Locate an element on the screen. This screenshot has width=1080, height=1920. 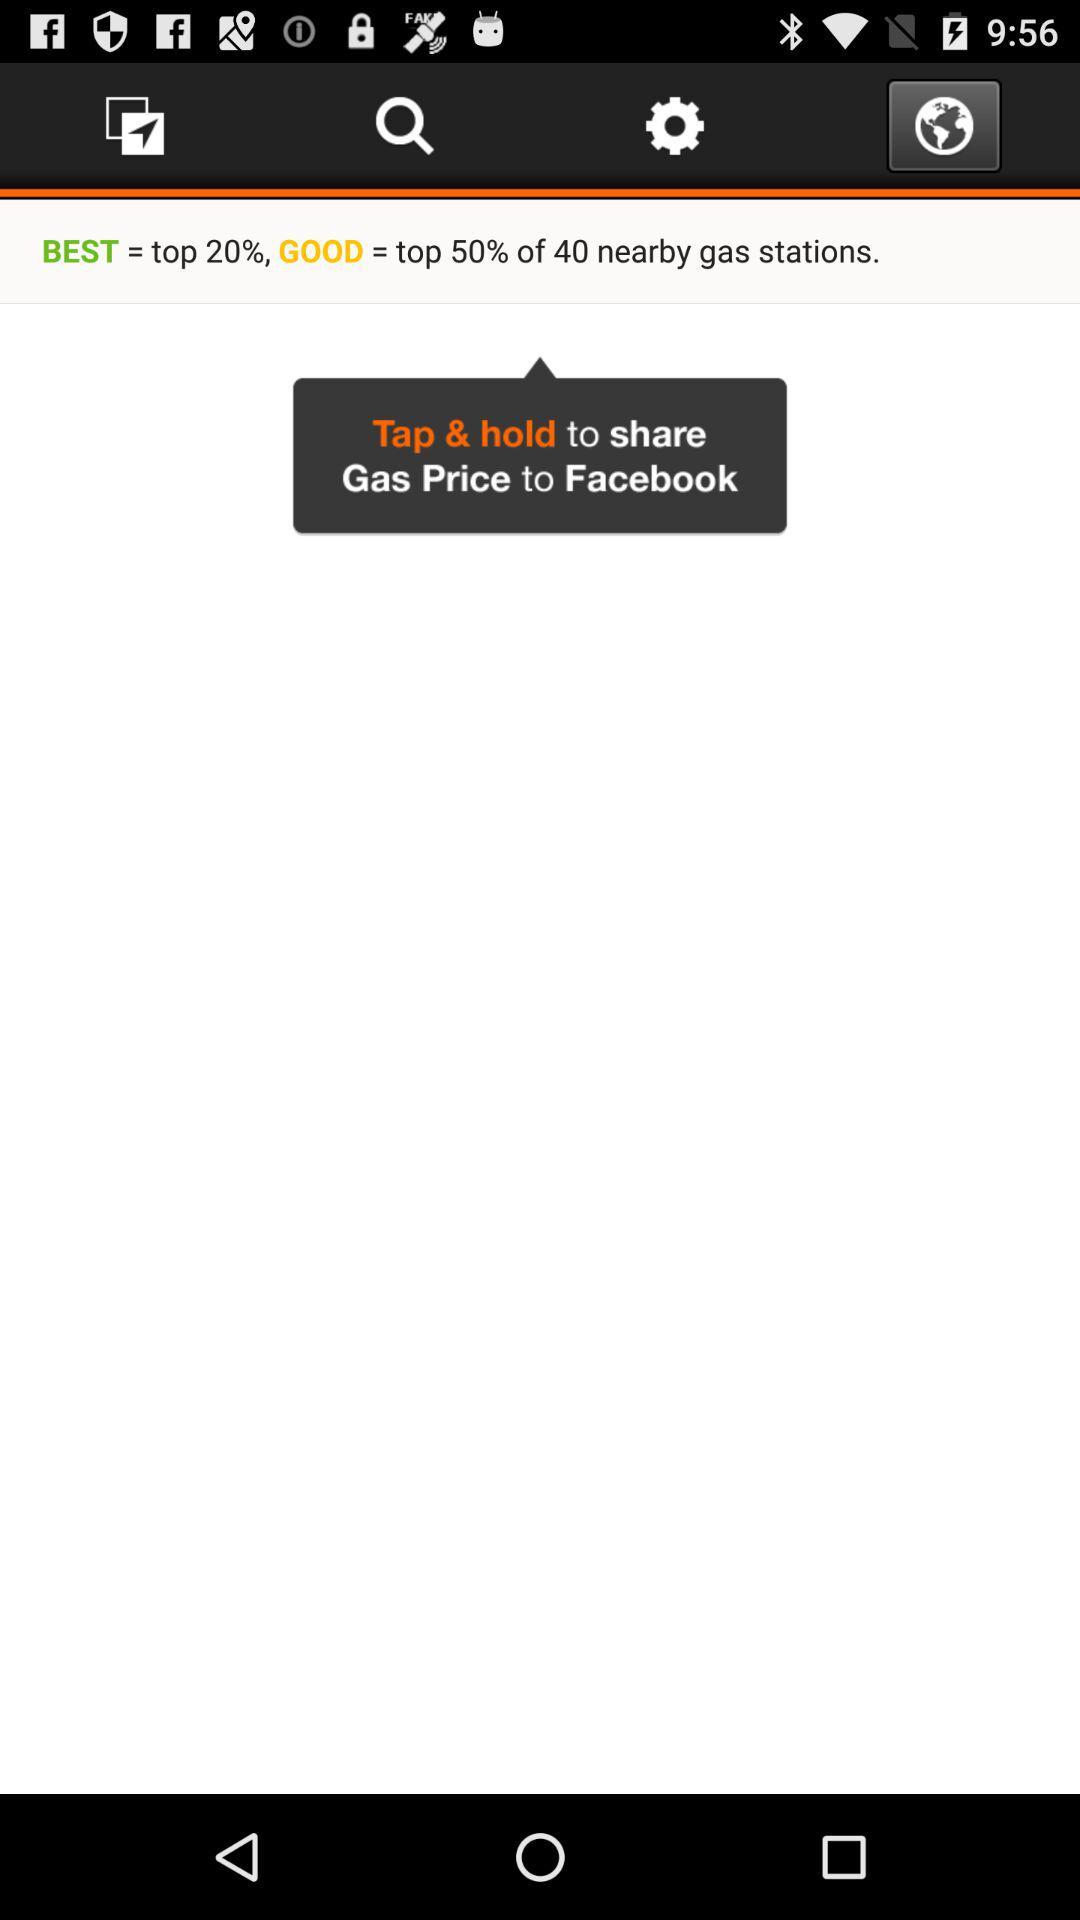
the music icon is located at coordinates (135, 133).